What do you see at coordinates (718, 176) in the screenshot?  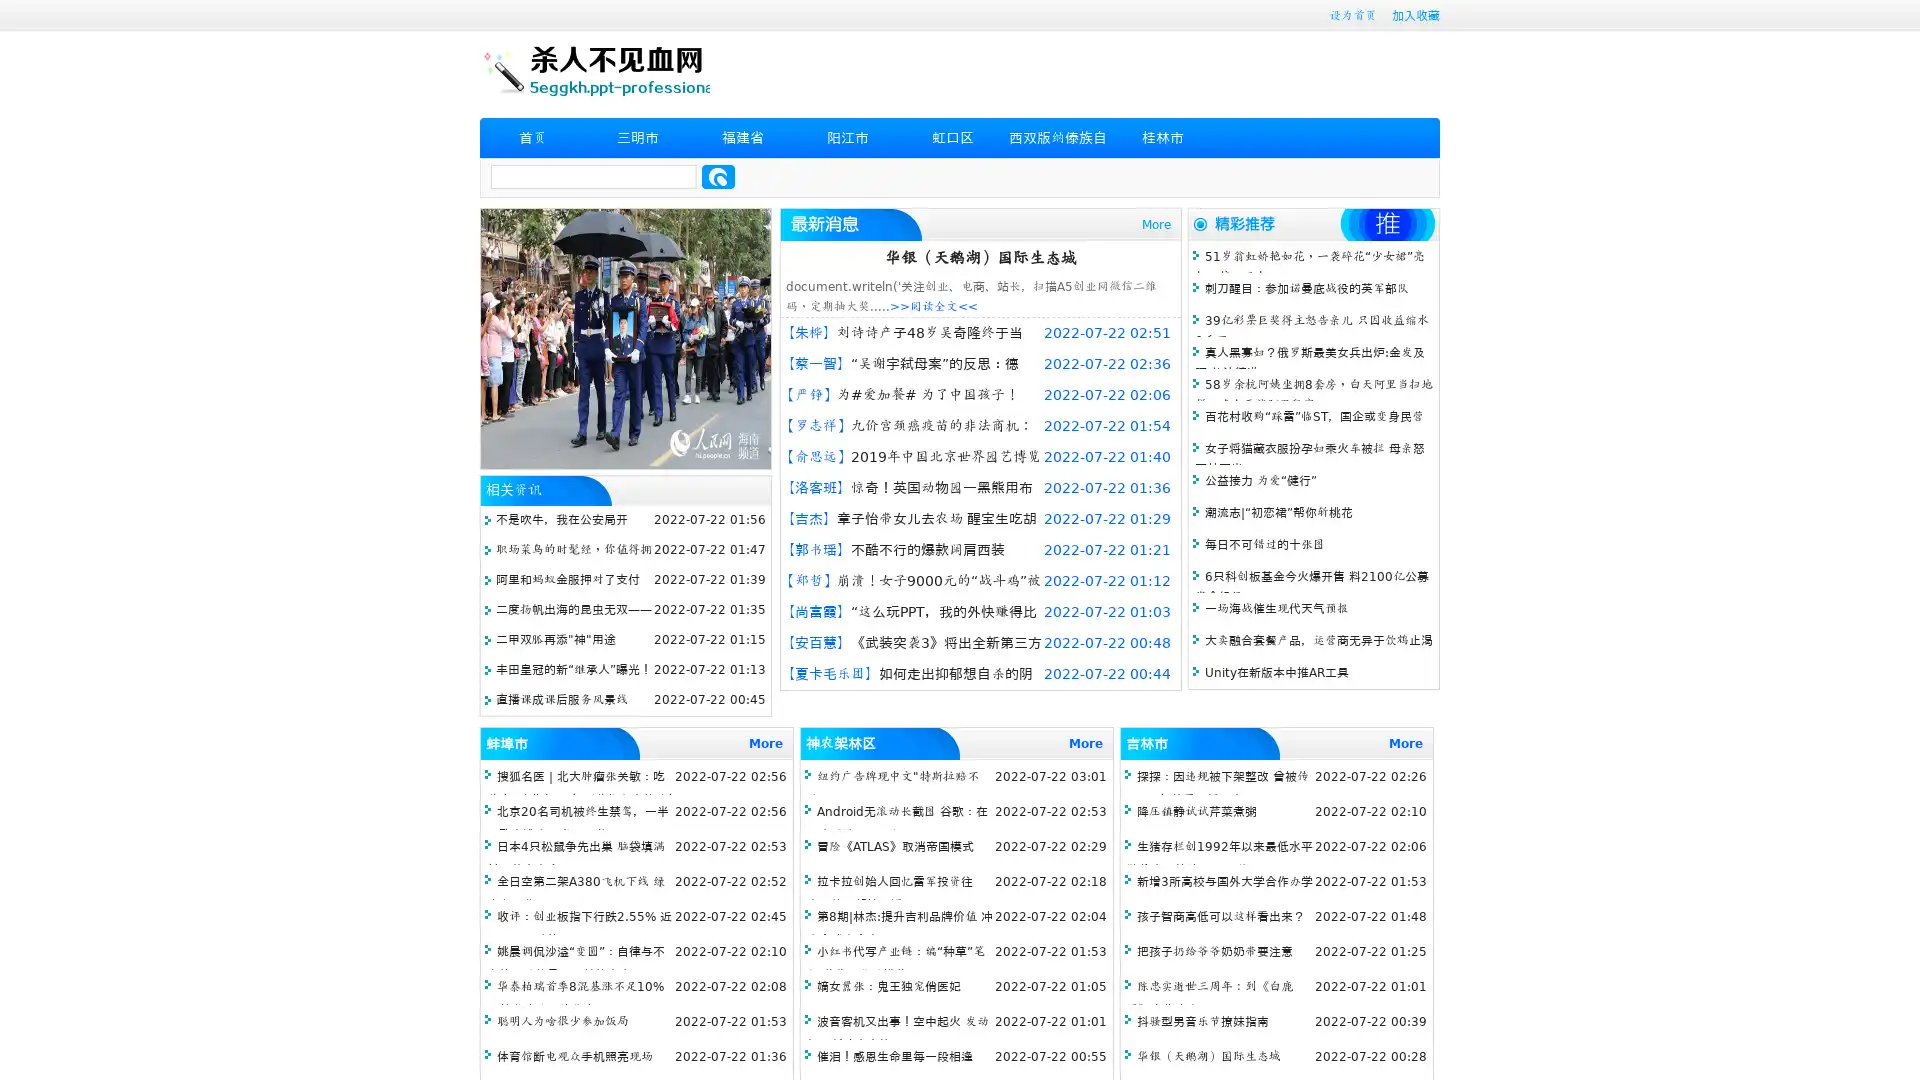 I see `Search` at bounding box center [718, 176].